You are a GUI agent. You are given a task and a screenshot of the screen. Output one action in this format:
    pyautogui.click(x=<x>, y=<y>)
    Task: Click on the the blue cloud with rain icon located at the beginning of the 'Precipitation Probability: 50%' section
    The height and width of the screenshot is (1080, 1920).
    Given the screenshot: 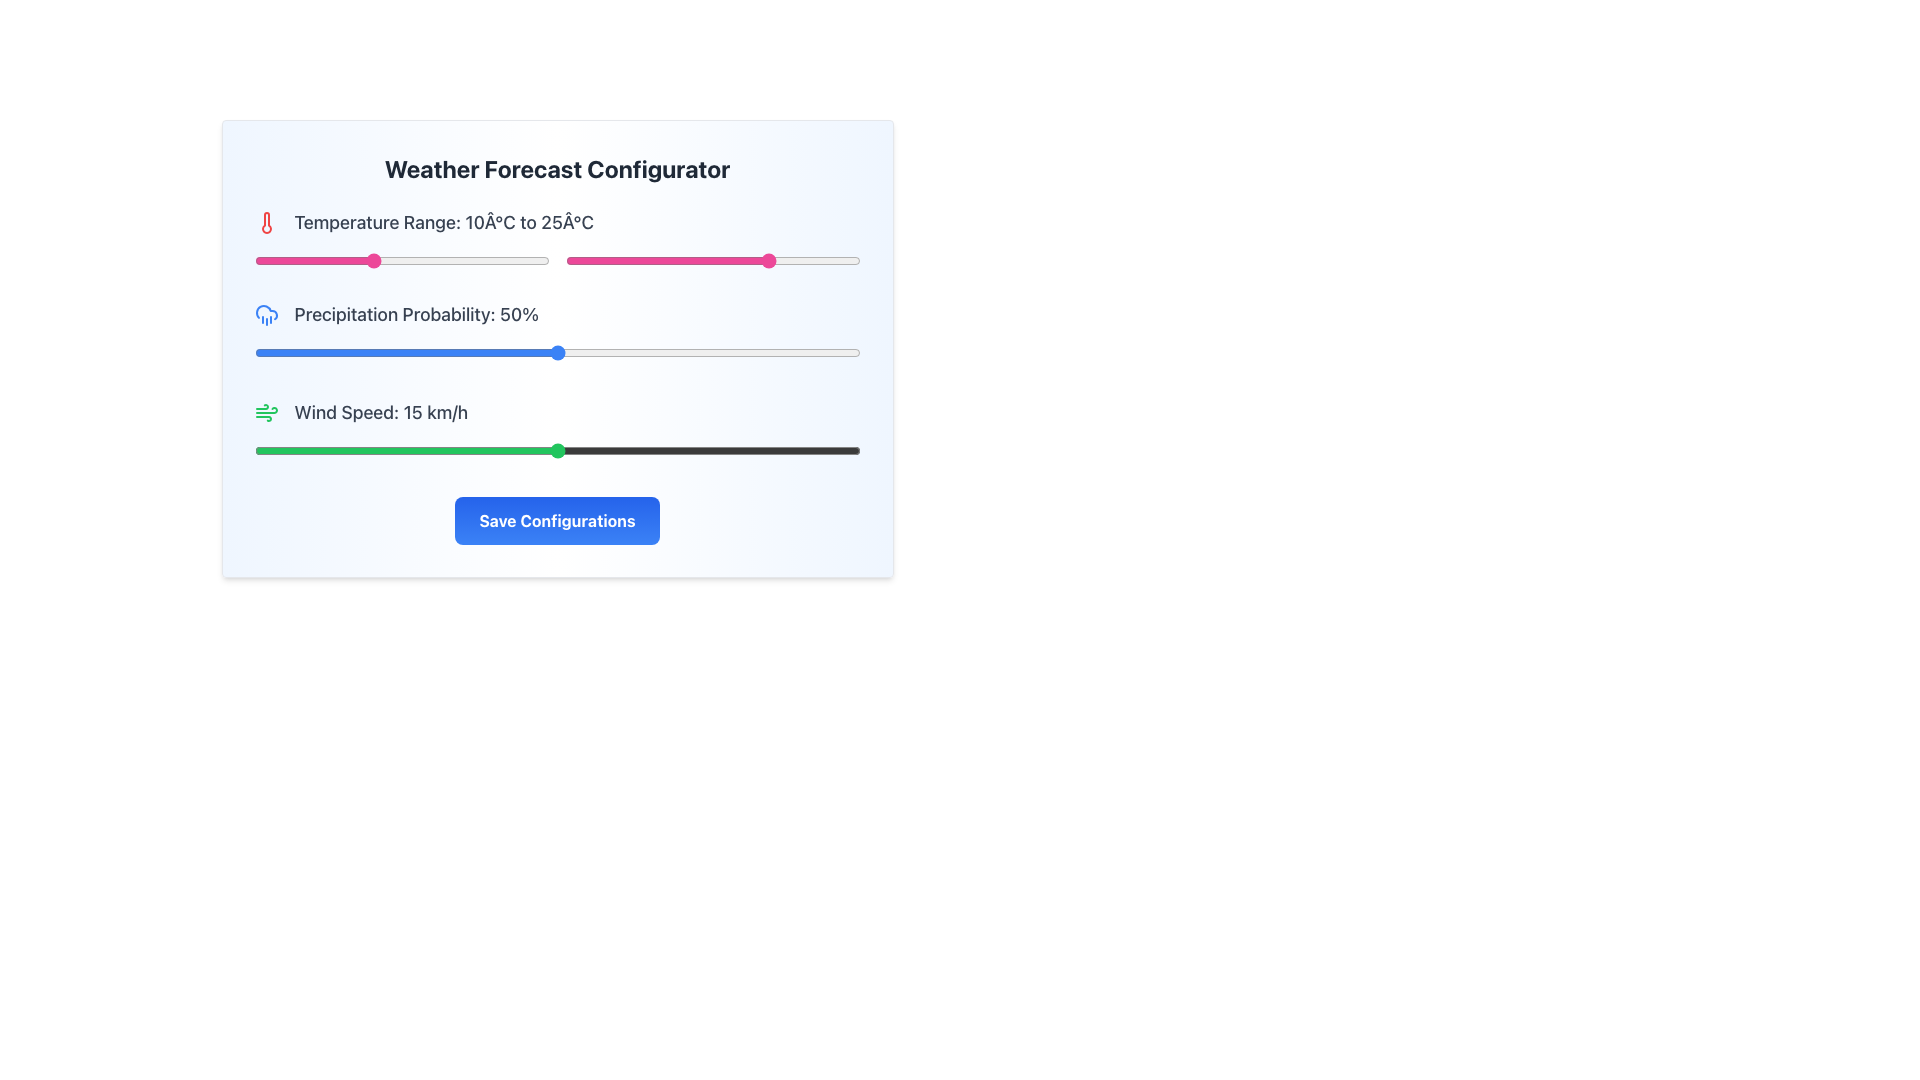 What is the action you would take?
    pyautogui.click(x=265, y=315)
    